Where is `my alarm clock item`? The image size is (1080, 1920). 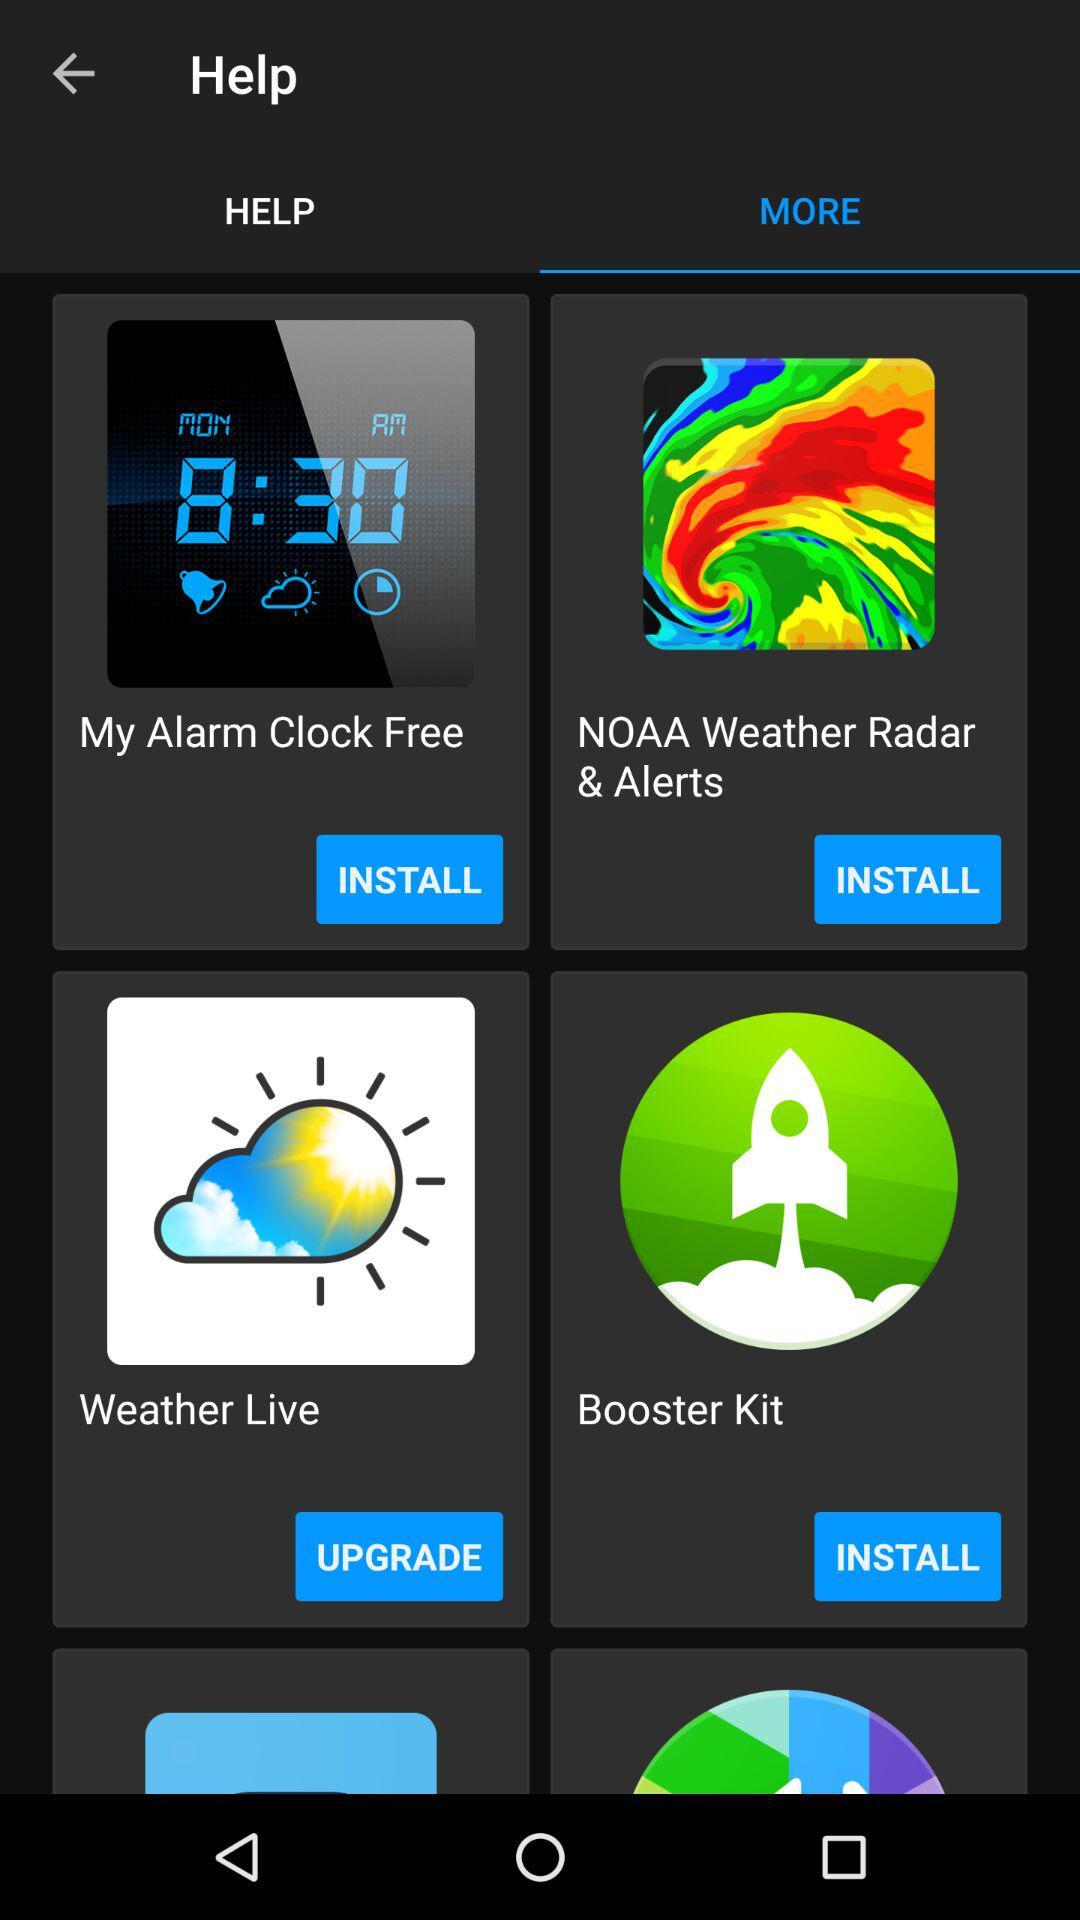 my alarm clock item is located at coordinates (271, 754).